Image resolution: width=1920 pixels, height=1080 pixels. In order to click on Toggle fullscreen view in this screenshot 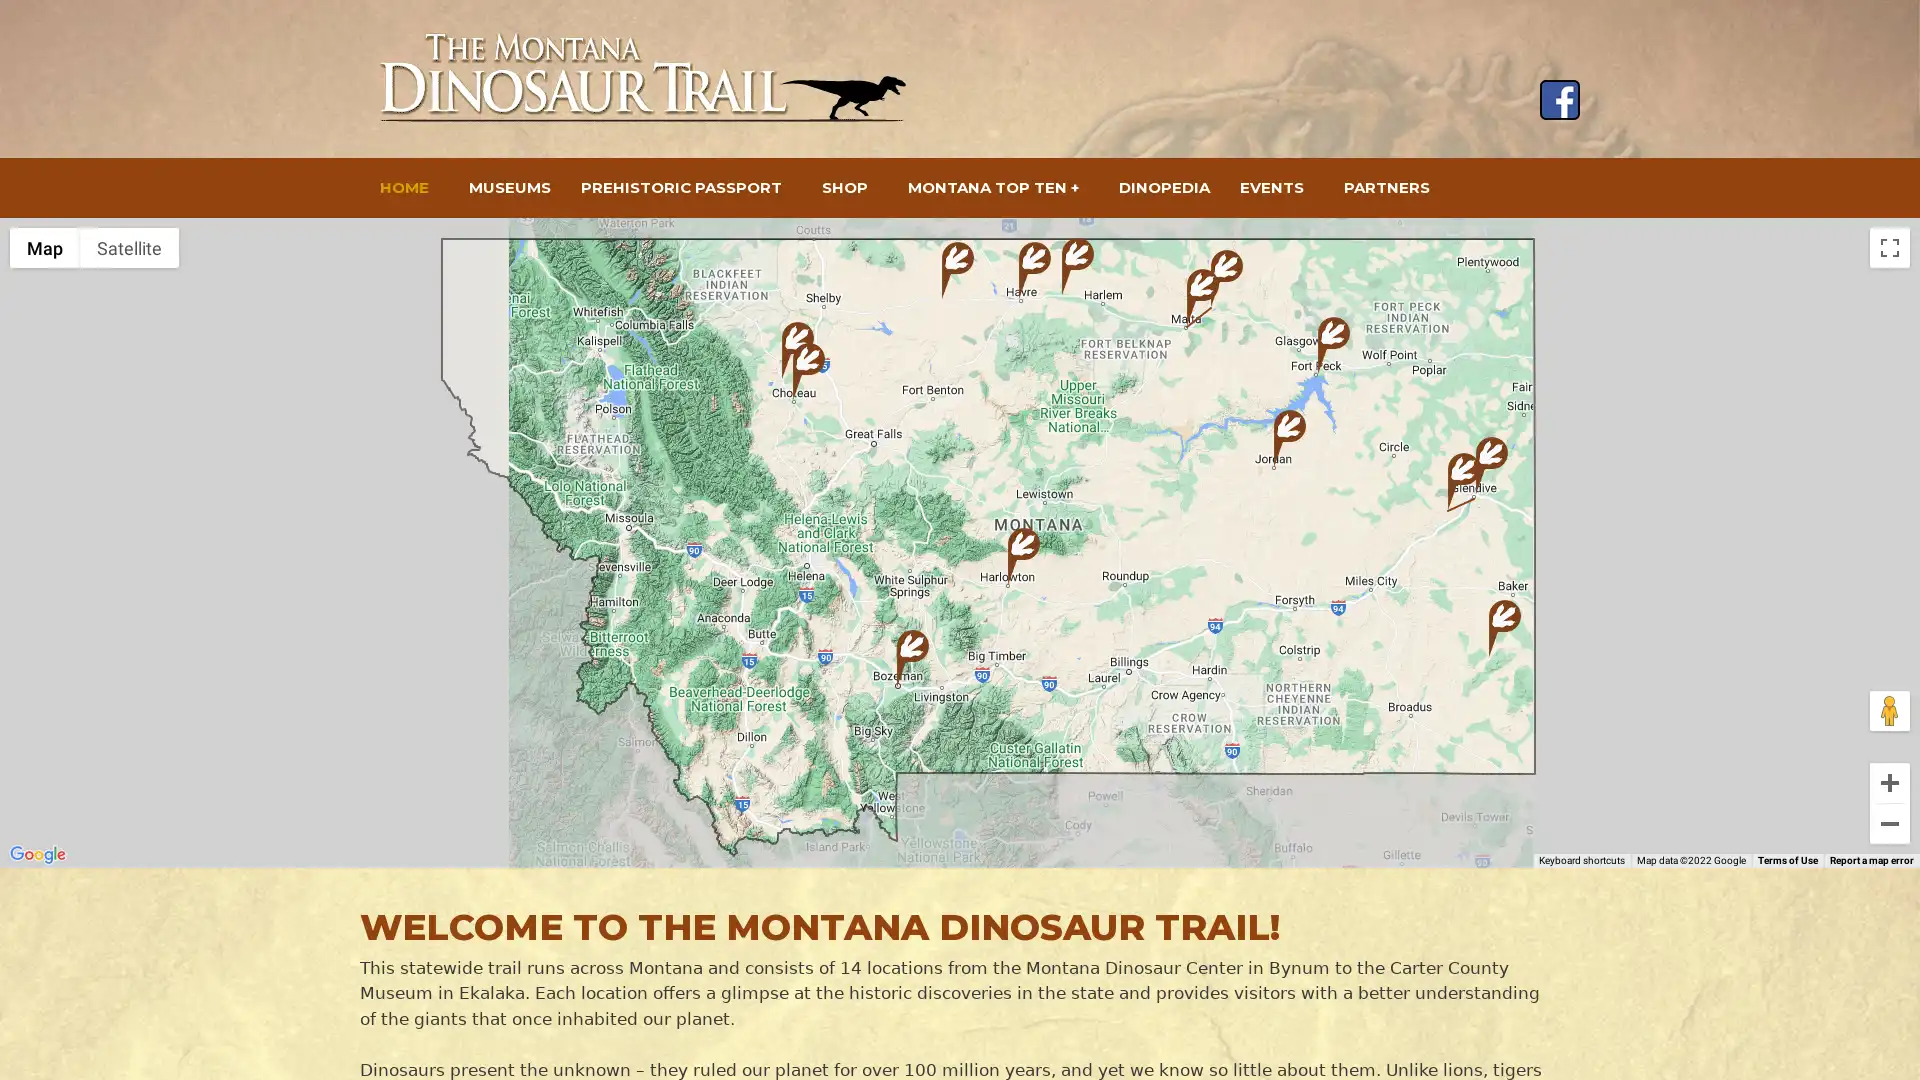, I will do `click(1889, 246)`.